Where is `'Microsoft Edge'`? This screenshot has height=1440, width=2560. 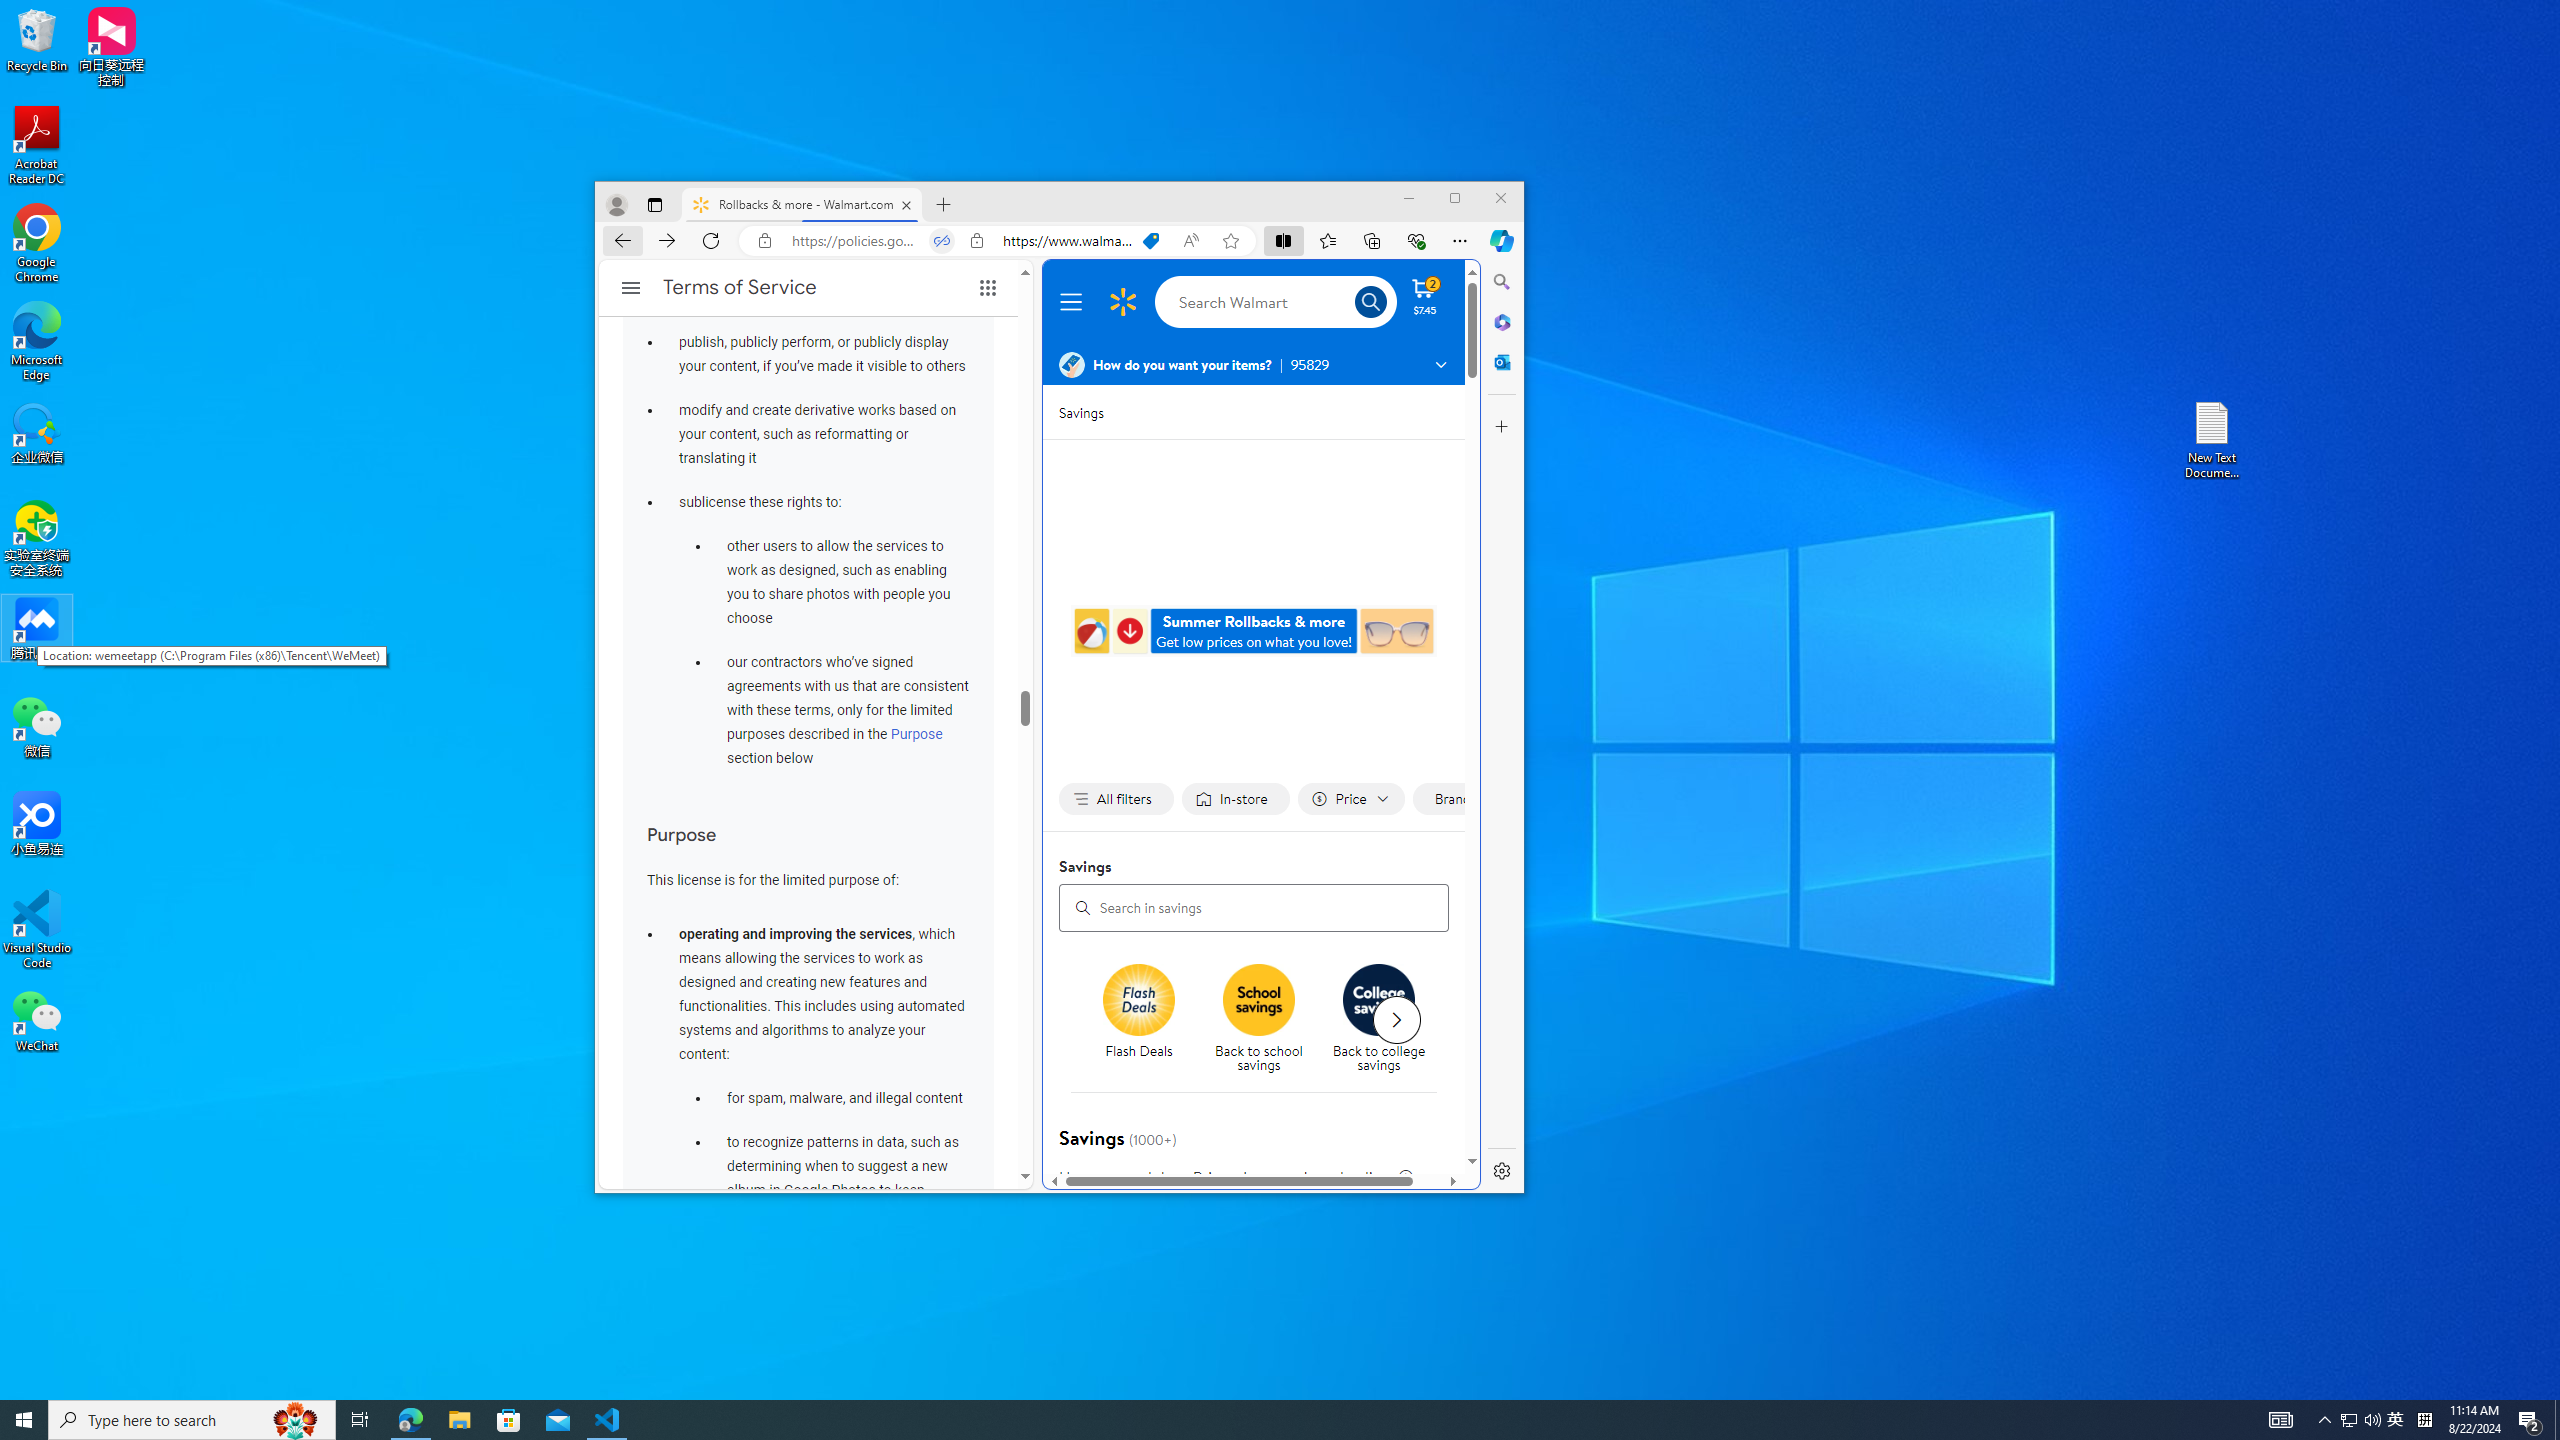 'Microsoft Edge' is located at coordinates (36, 341).